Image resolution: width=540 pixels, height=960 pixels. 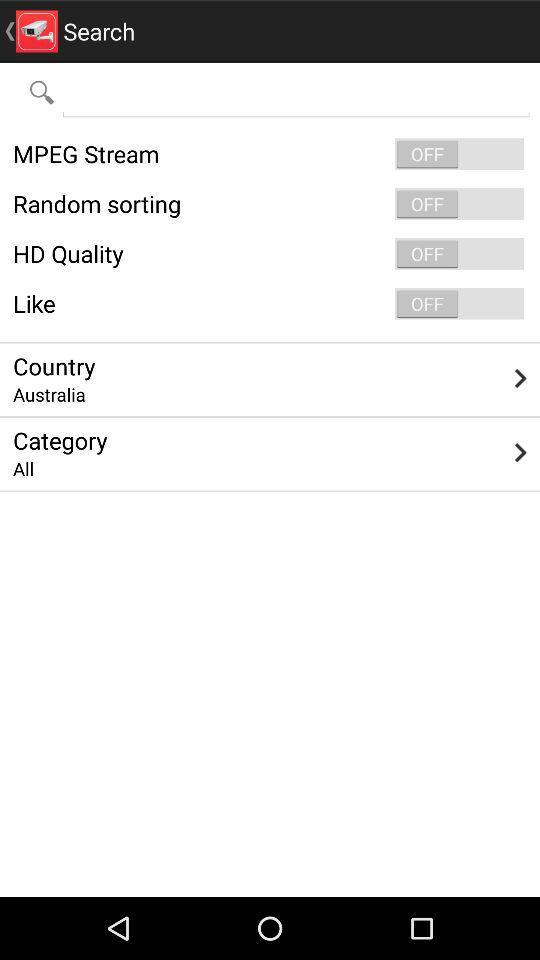 What do you see at coordinates (270, 153) in the screenshot?
I see `the icon above random sorting` at bounding box center [270, 153].